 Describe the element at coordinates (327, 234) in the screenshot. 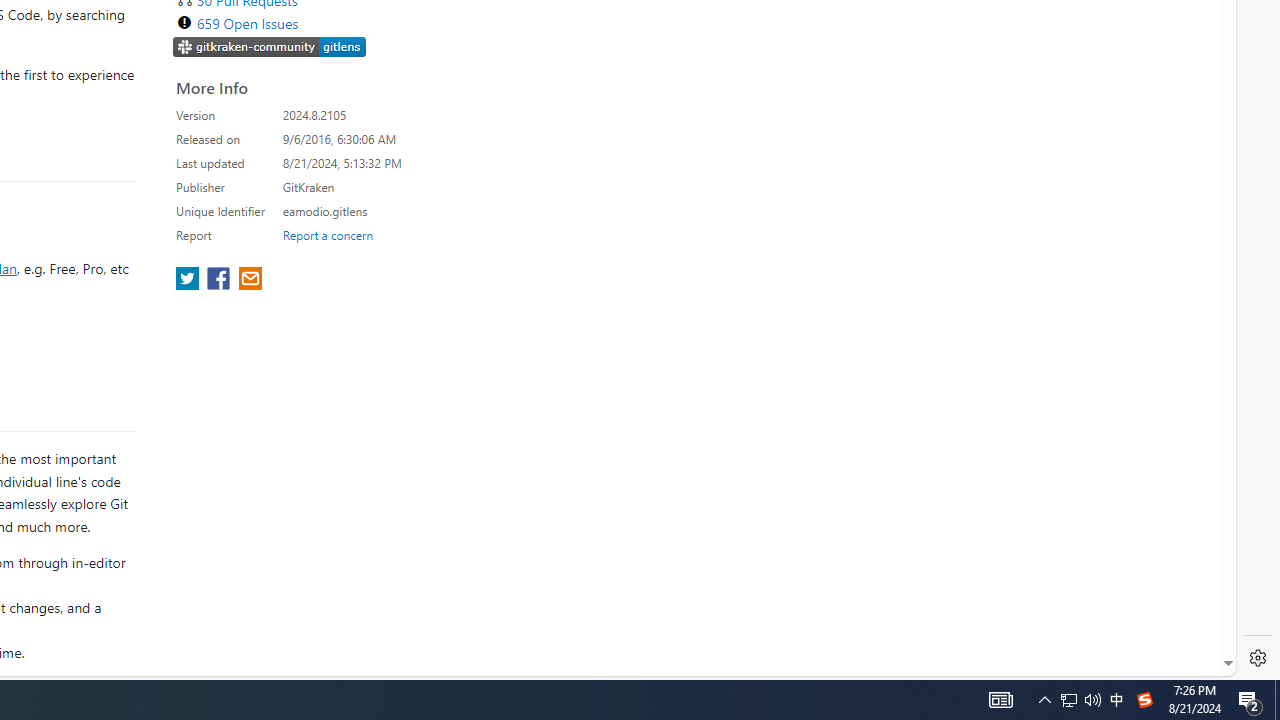

I see `'Report a concern'` at that location.